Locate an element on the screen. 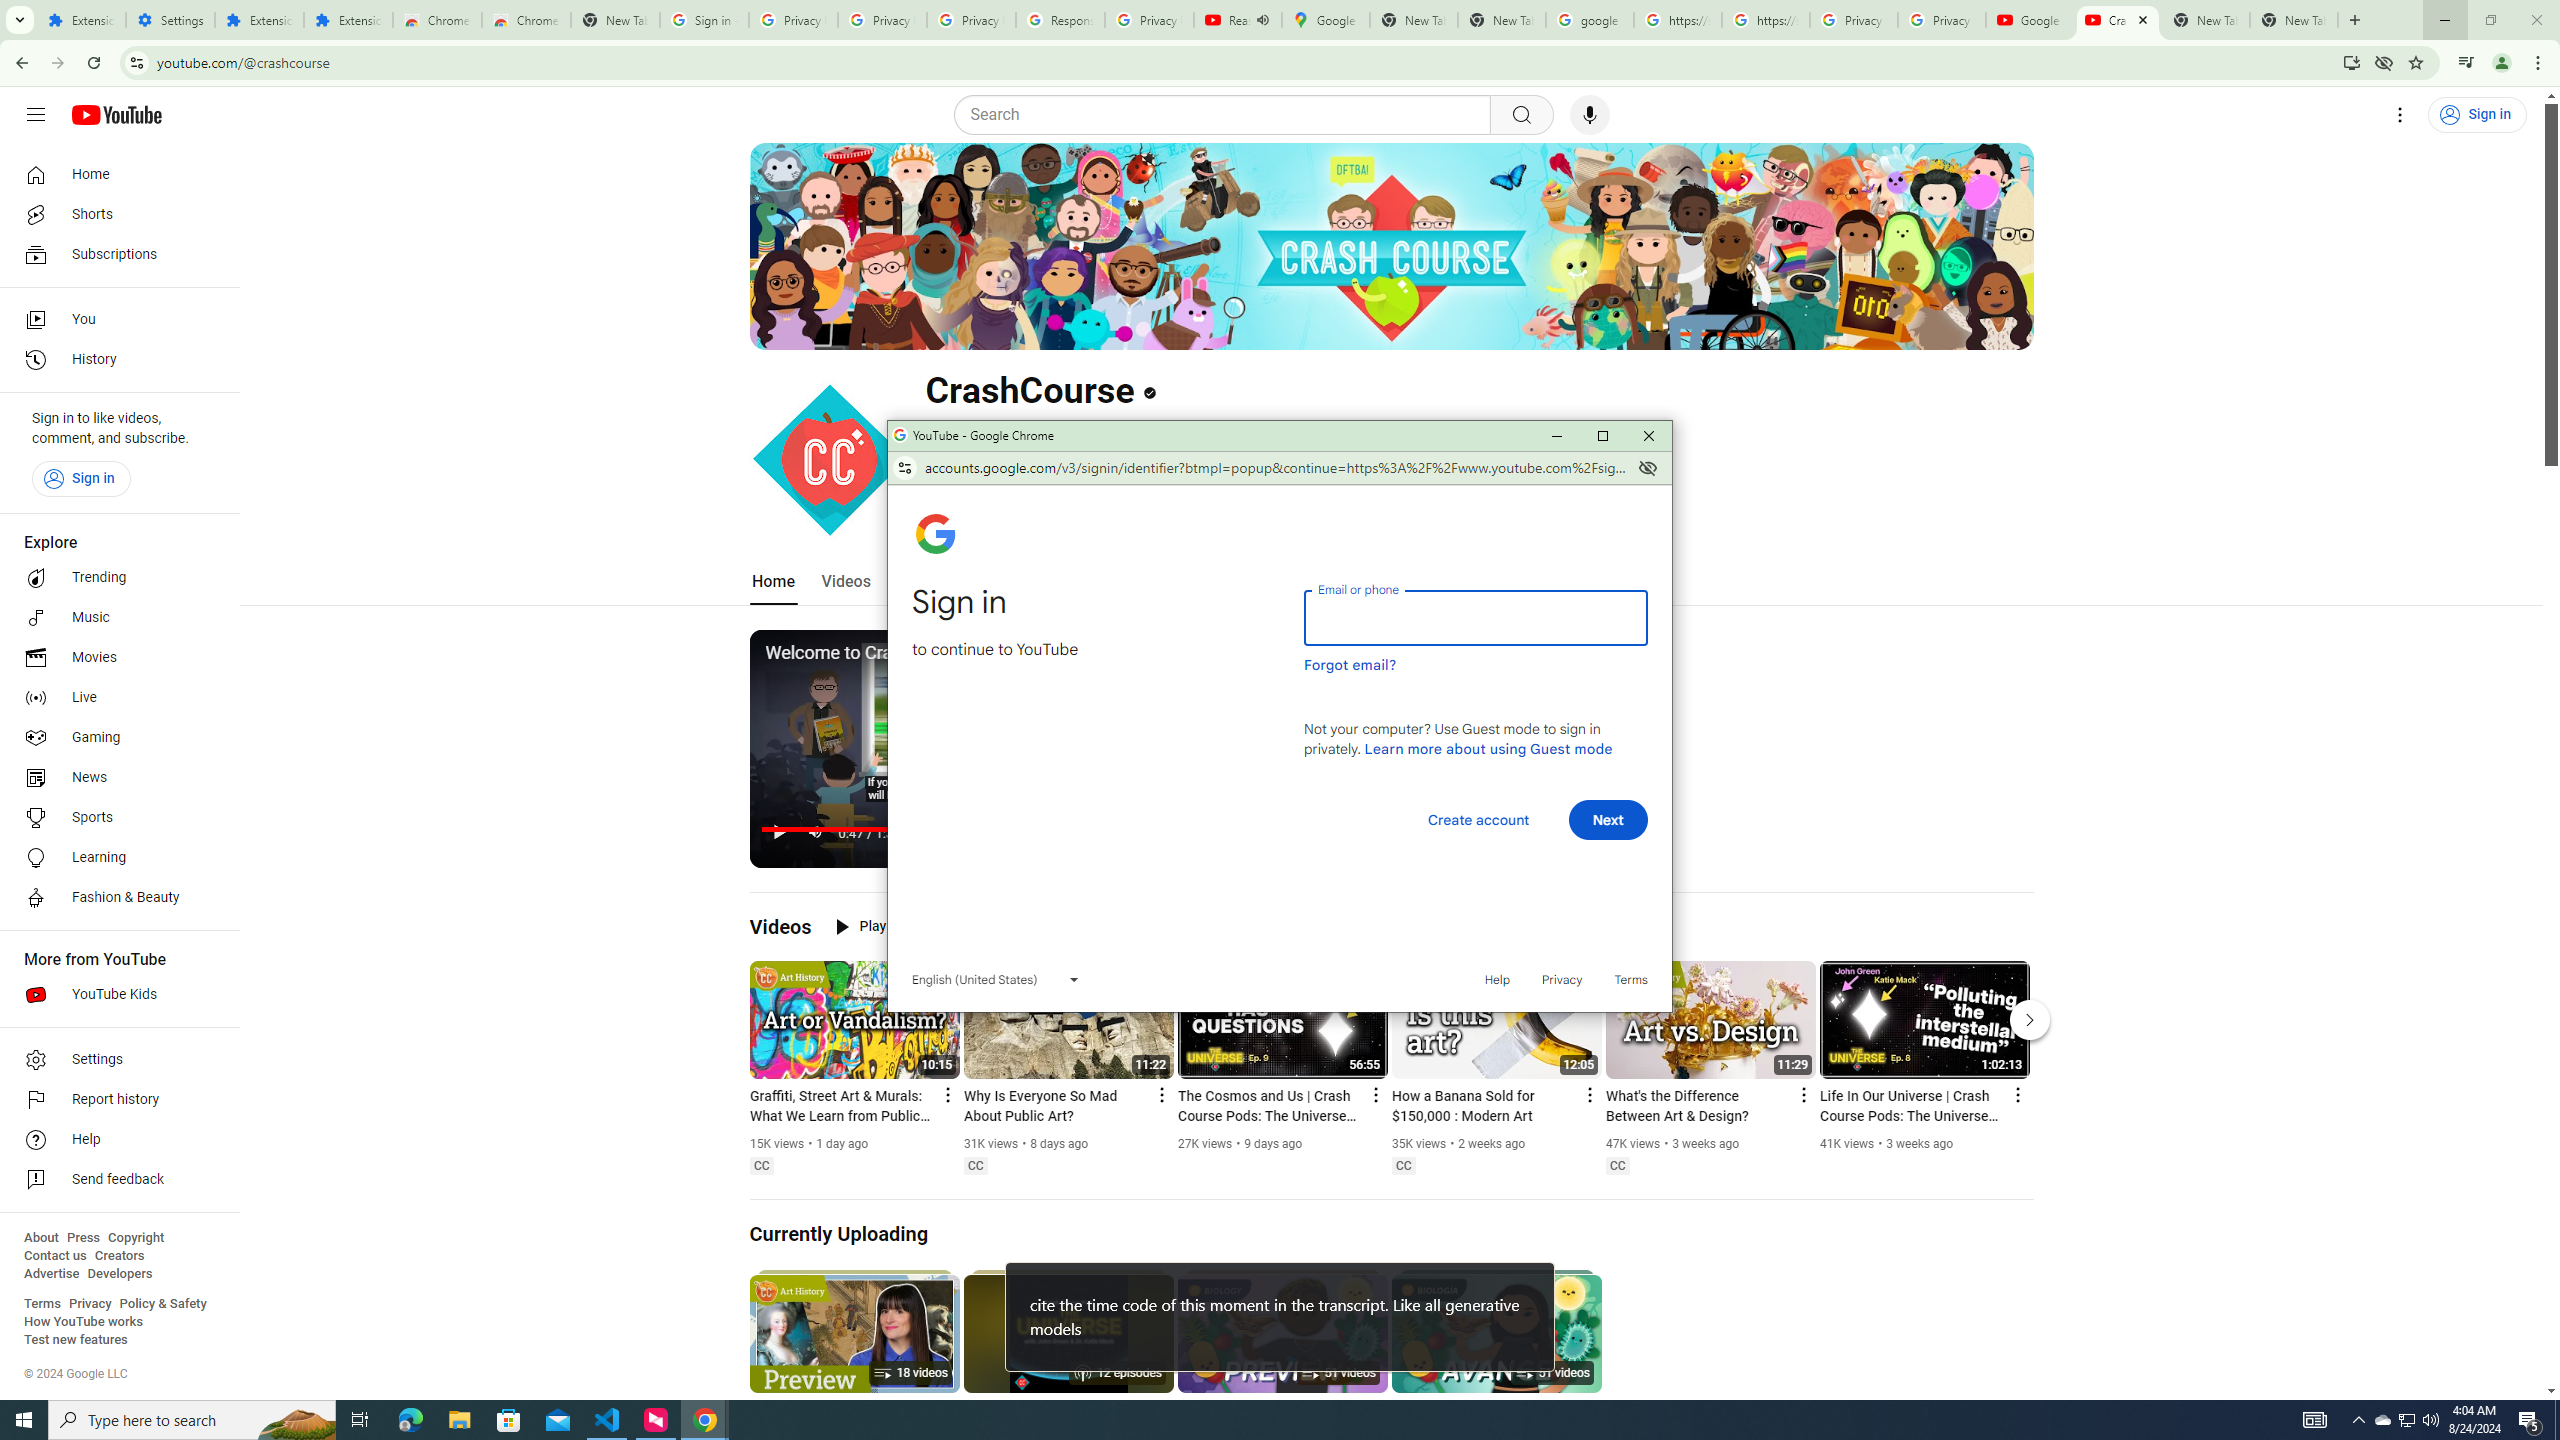 Image resolution: width=2560 pixels, height=1440 pixels. 'https://scholar.google.com/' is located at coordinates (1678, 19).